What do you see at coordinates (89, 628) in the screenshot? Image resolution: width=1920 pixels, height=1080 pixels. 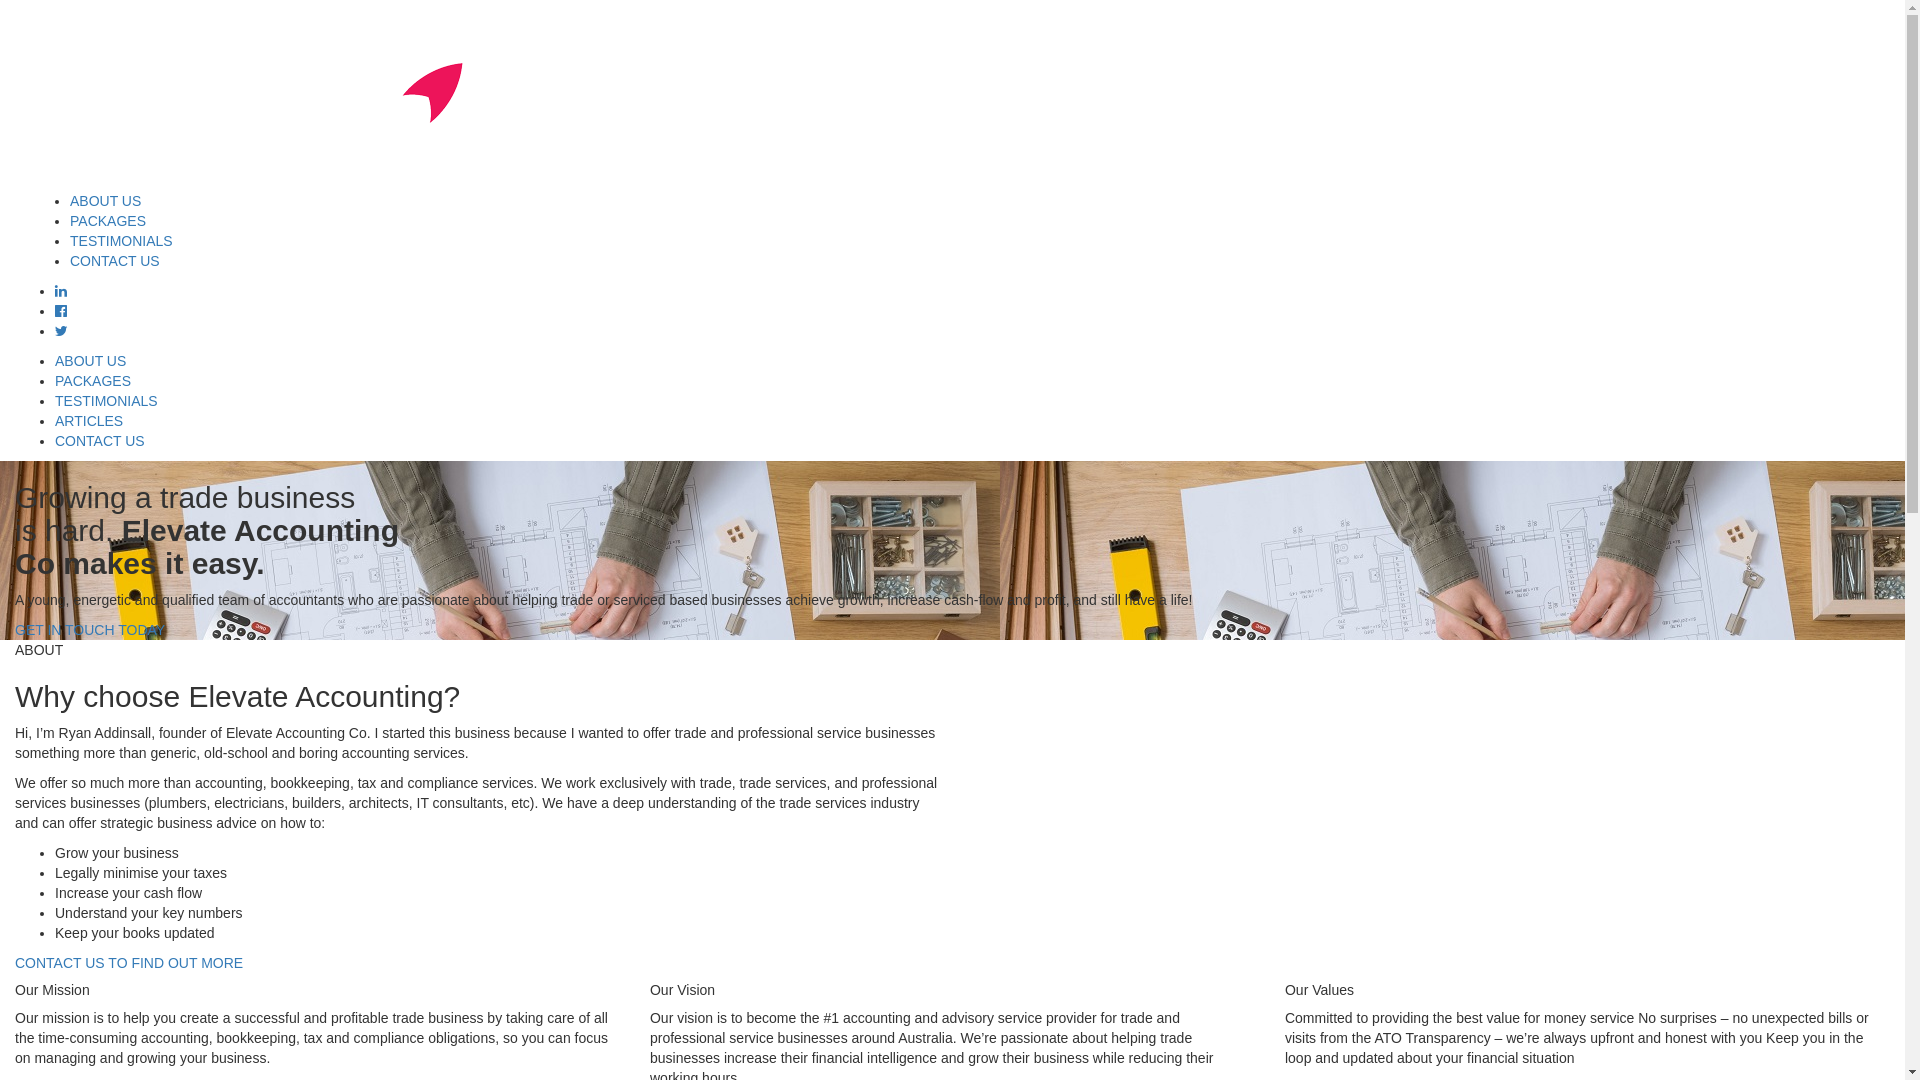 I see `'GET IN TOUCH TODAY'` at bounding box center [89, 628].